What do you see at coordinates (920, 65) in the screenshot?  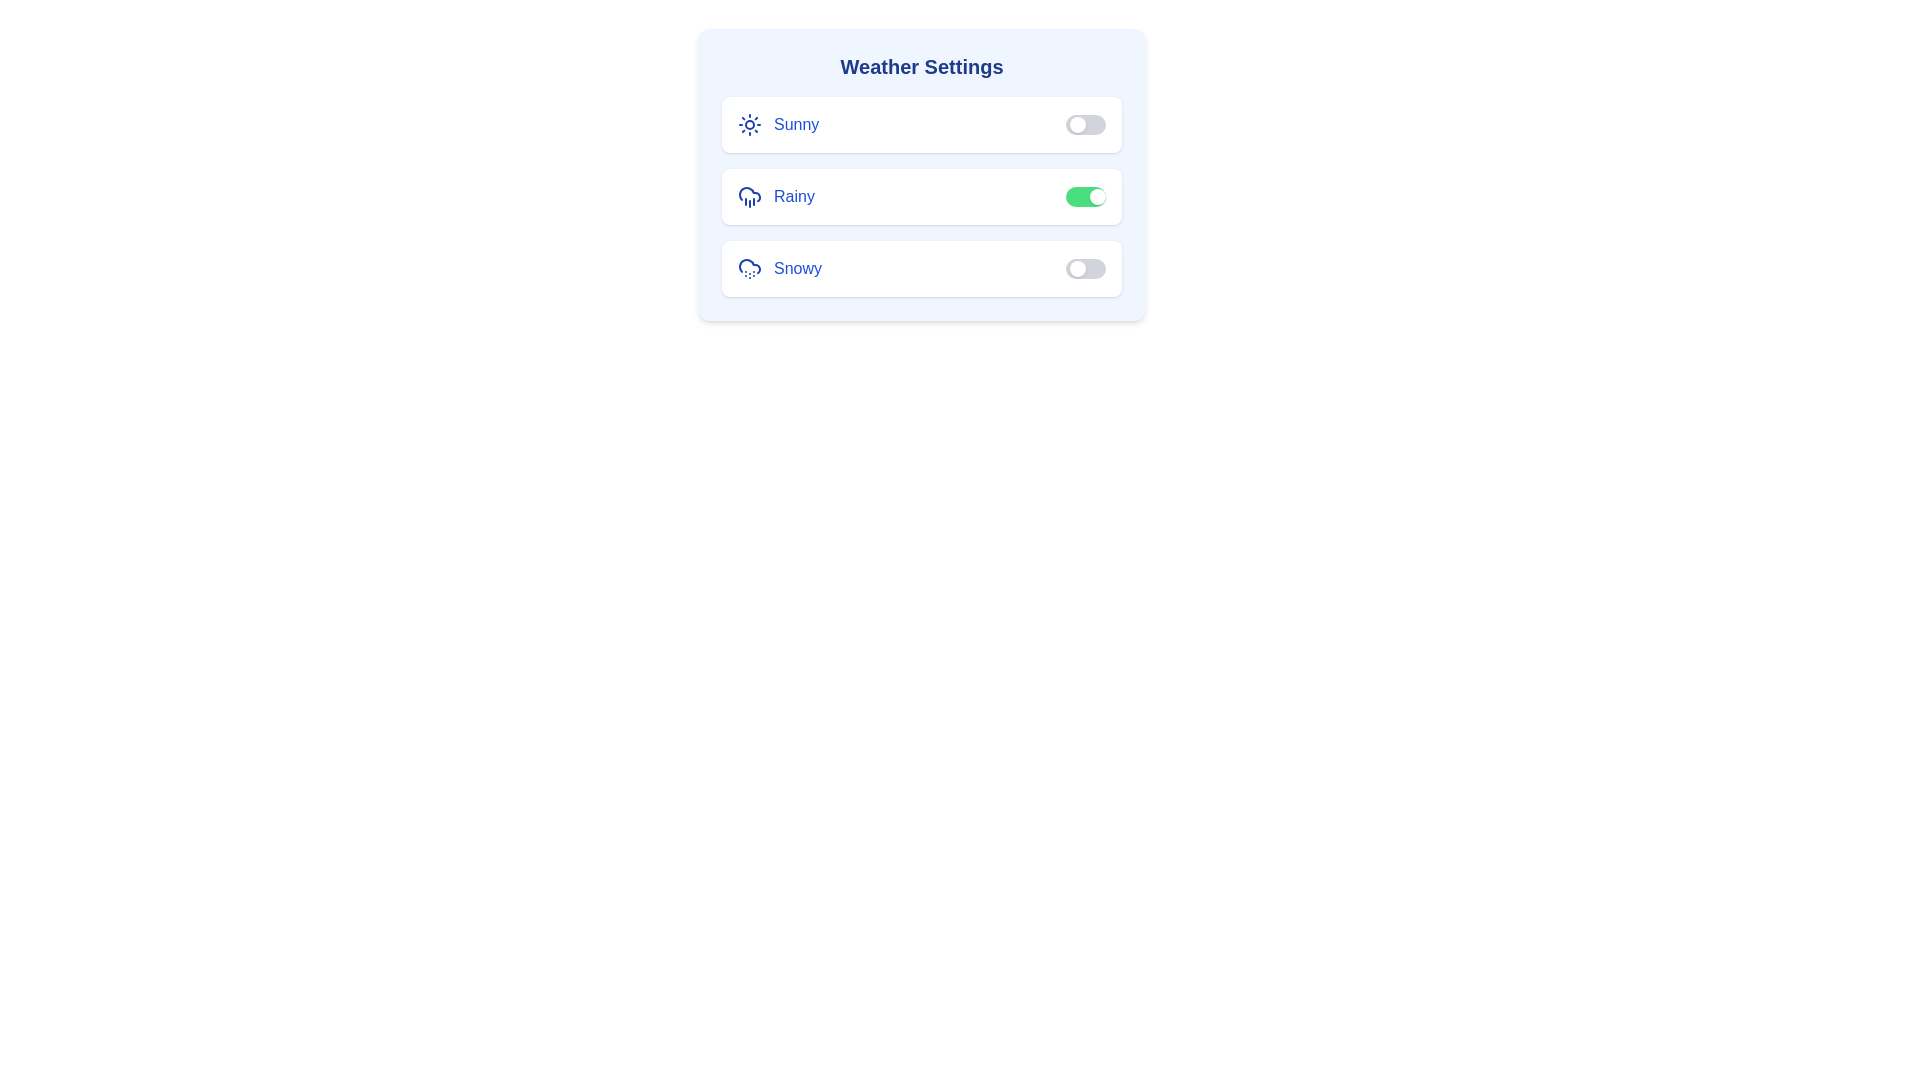 I see `the 'Weather Settings' text label, which is styled in bold and centered with a deep blue color on a light blue background, positioned above the weather option toggles` at bounding box center [920, 65].